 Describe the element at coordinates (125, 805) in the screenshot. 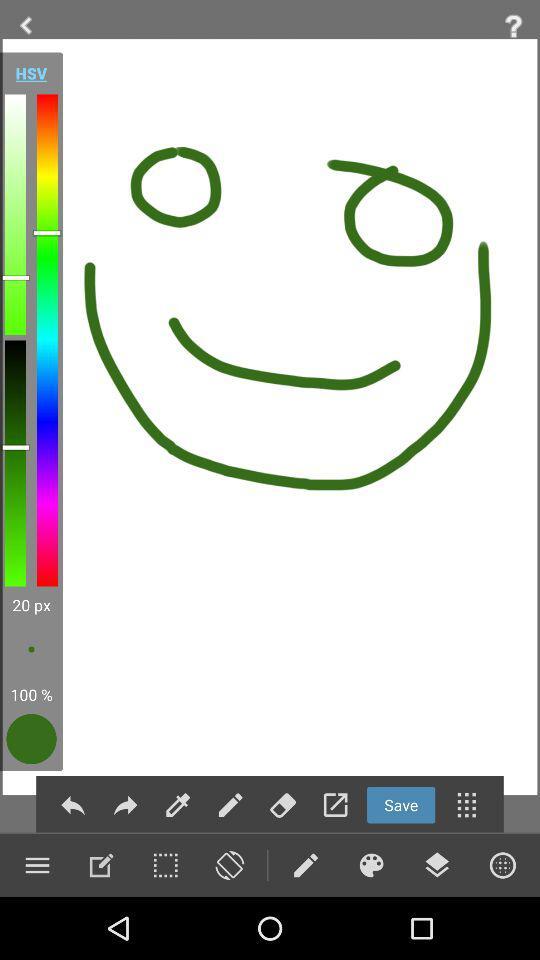

I see `forward` at that location.